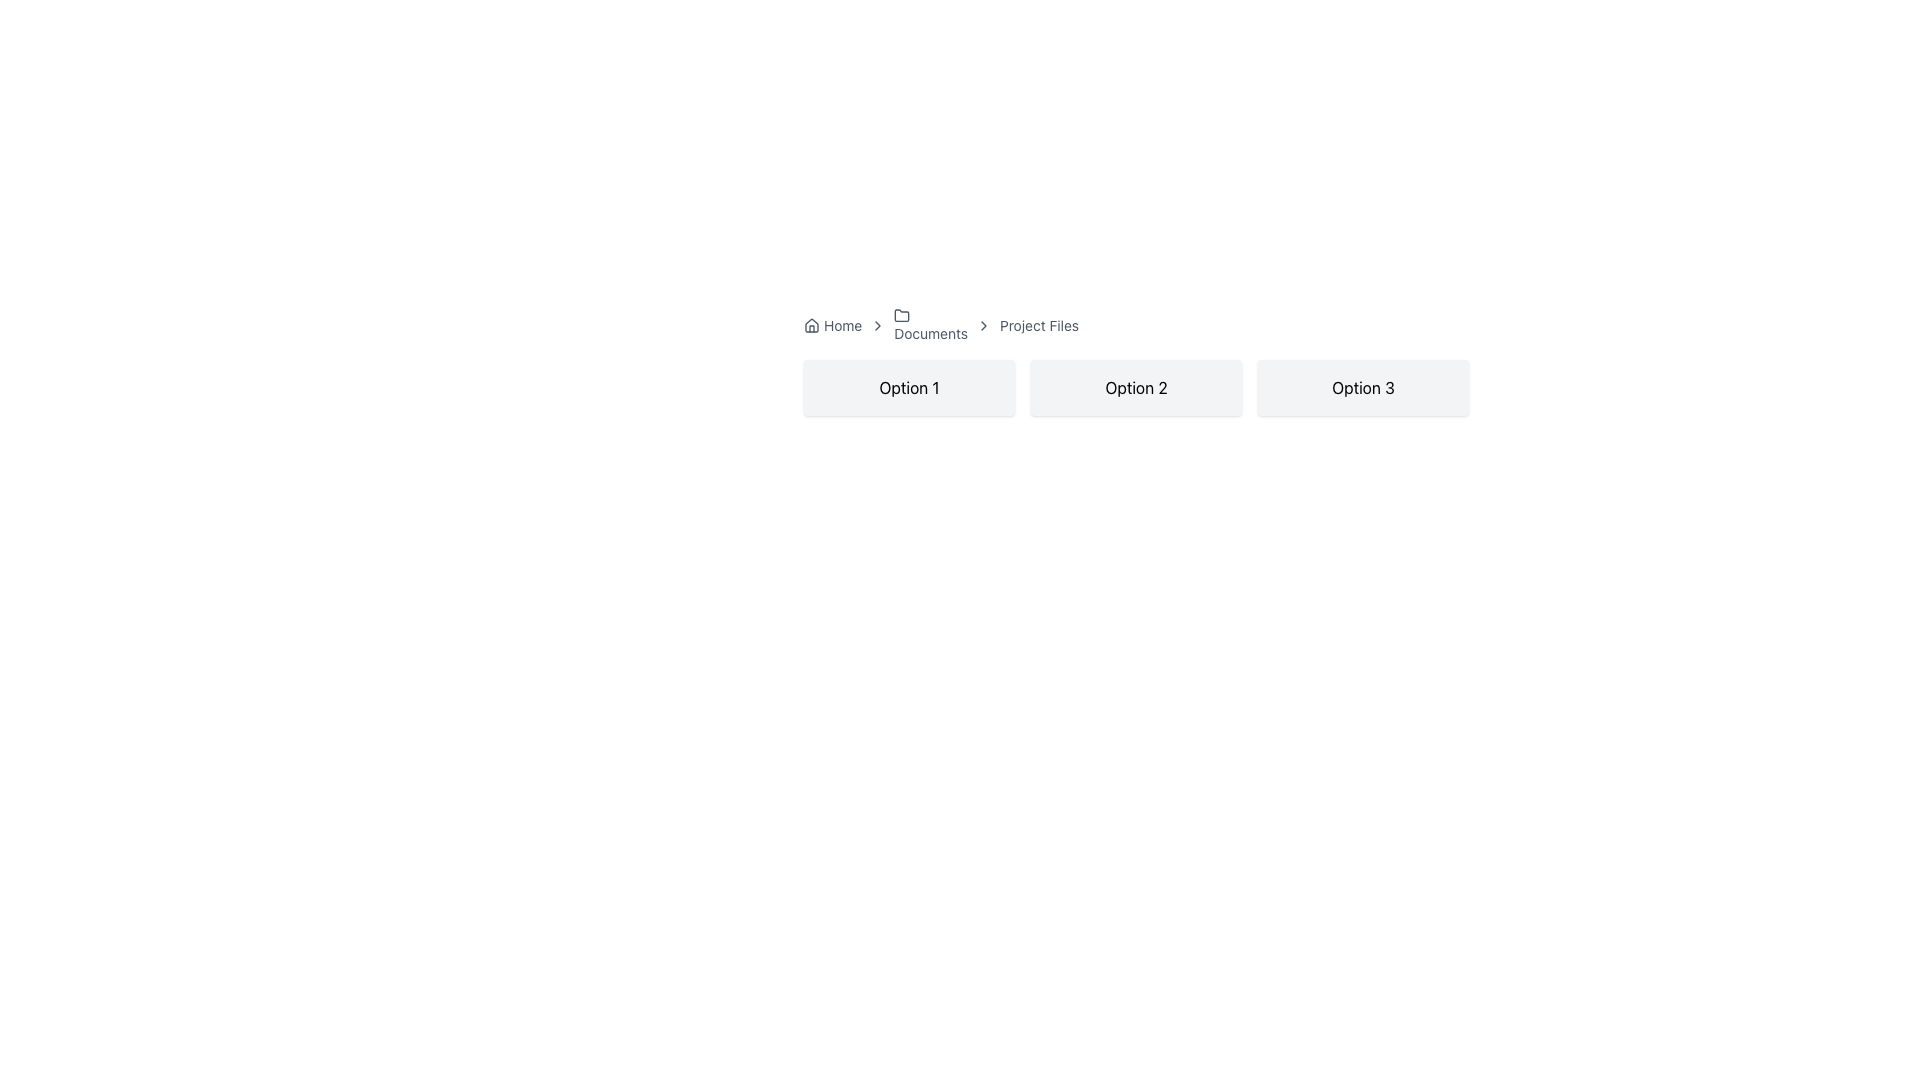  Describe the element at coordinates (901, 315) in the screenshot. I see `the folder-shaped icon located in the breadcrumb navigation bar, positioned between 'Documents' and 'Project Files'` at that location.